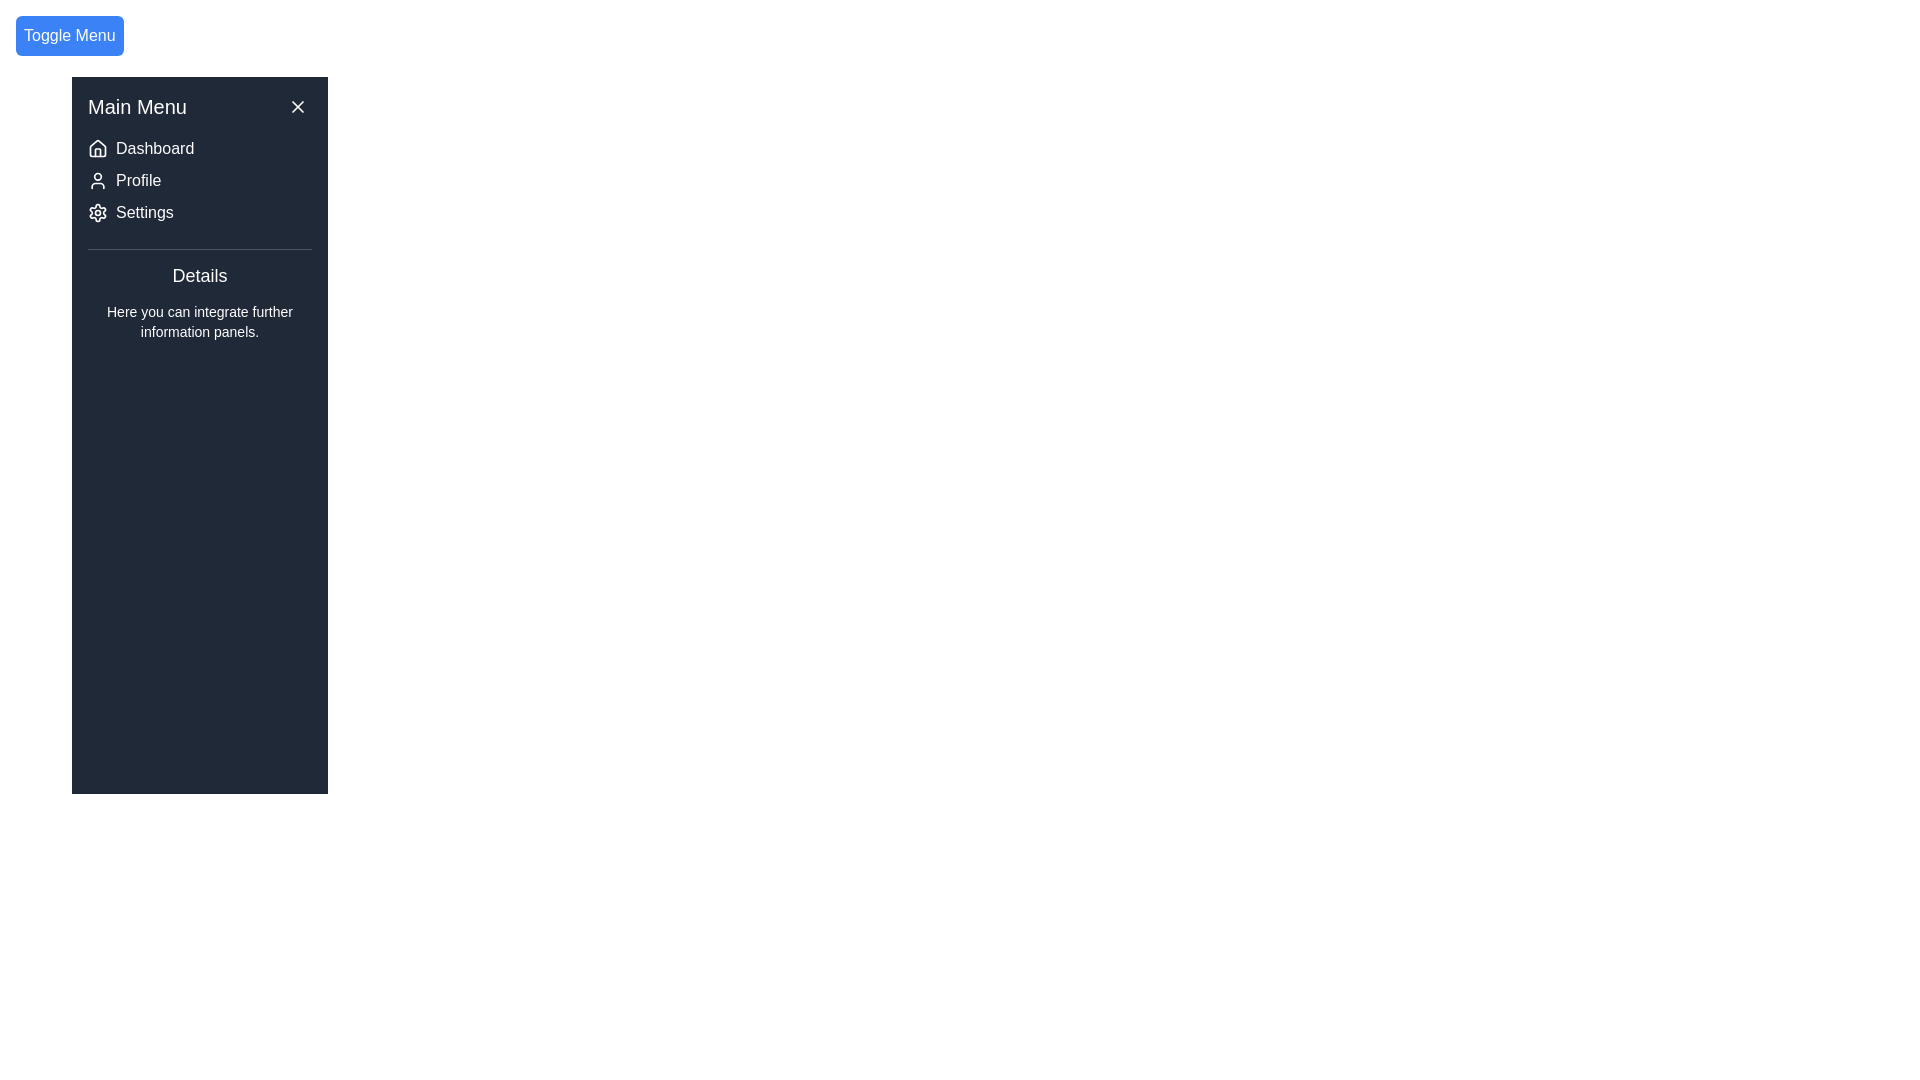  What do you see at coordinates (96, 212) in the screenshot?
I see `the small gear icon with a dark blue background and a white stroke, located next to the 'Settings' label on the left-side menu` at bounding box center [96, 212].